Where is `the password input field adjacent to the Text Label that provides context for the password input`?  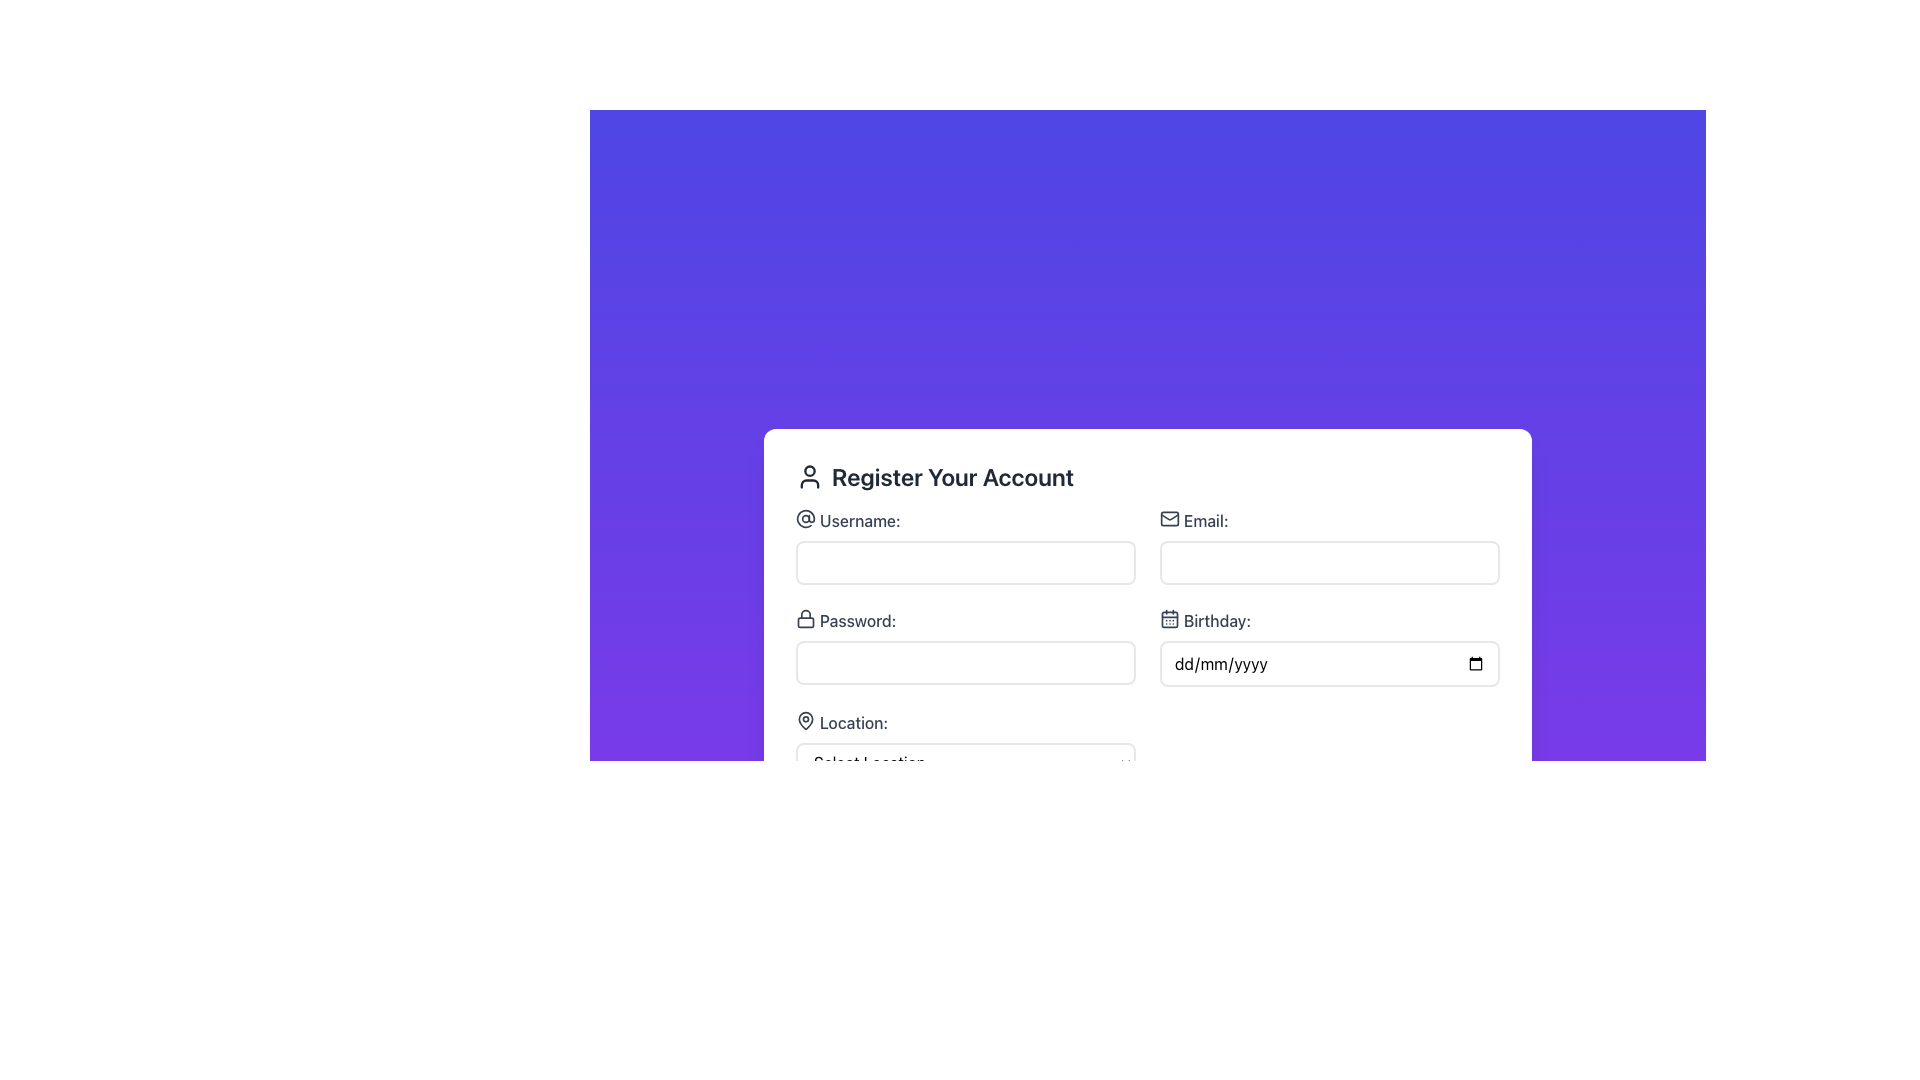
the password input field adjacent to the Text Label that provides context for the password input is located at coordinates (965, 620).